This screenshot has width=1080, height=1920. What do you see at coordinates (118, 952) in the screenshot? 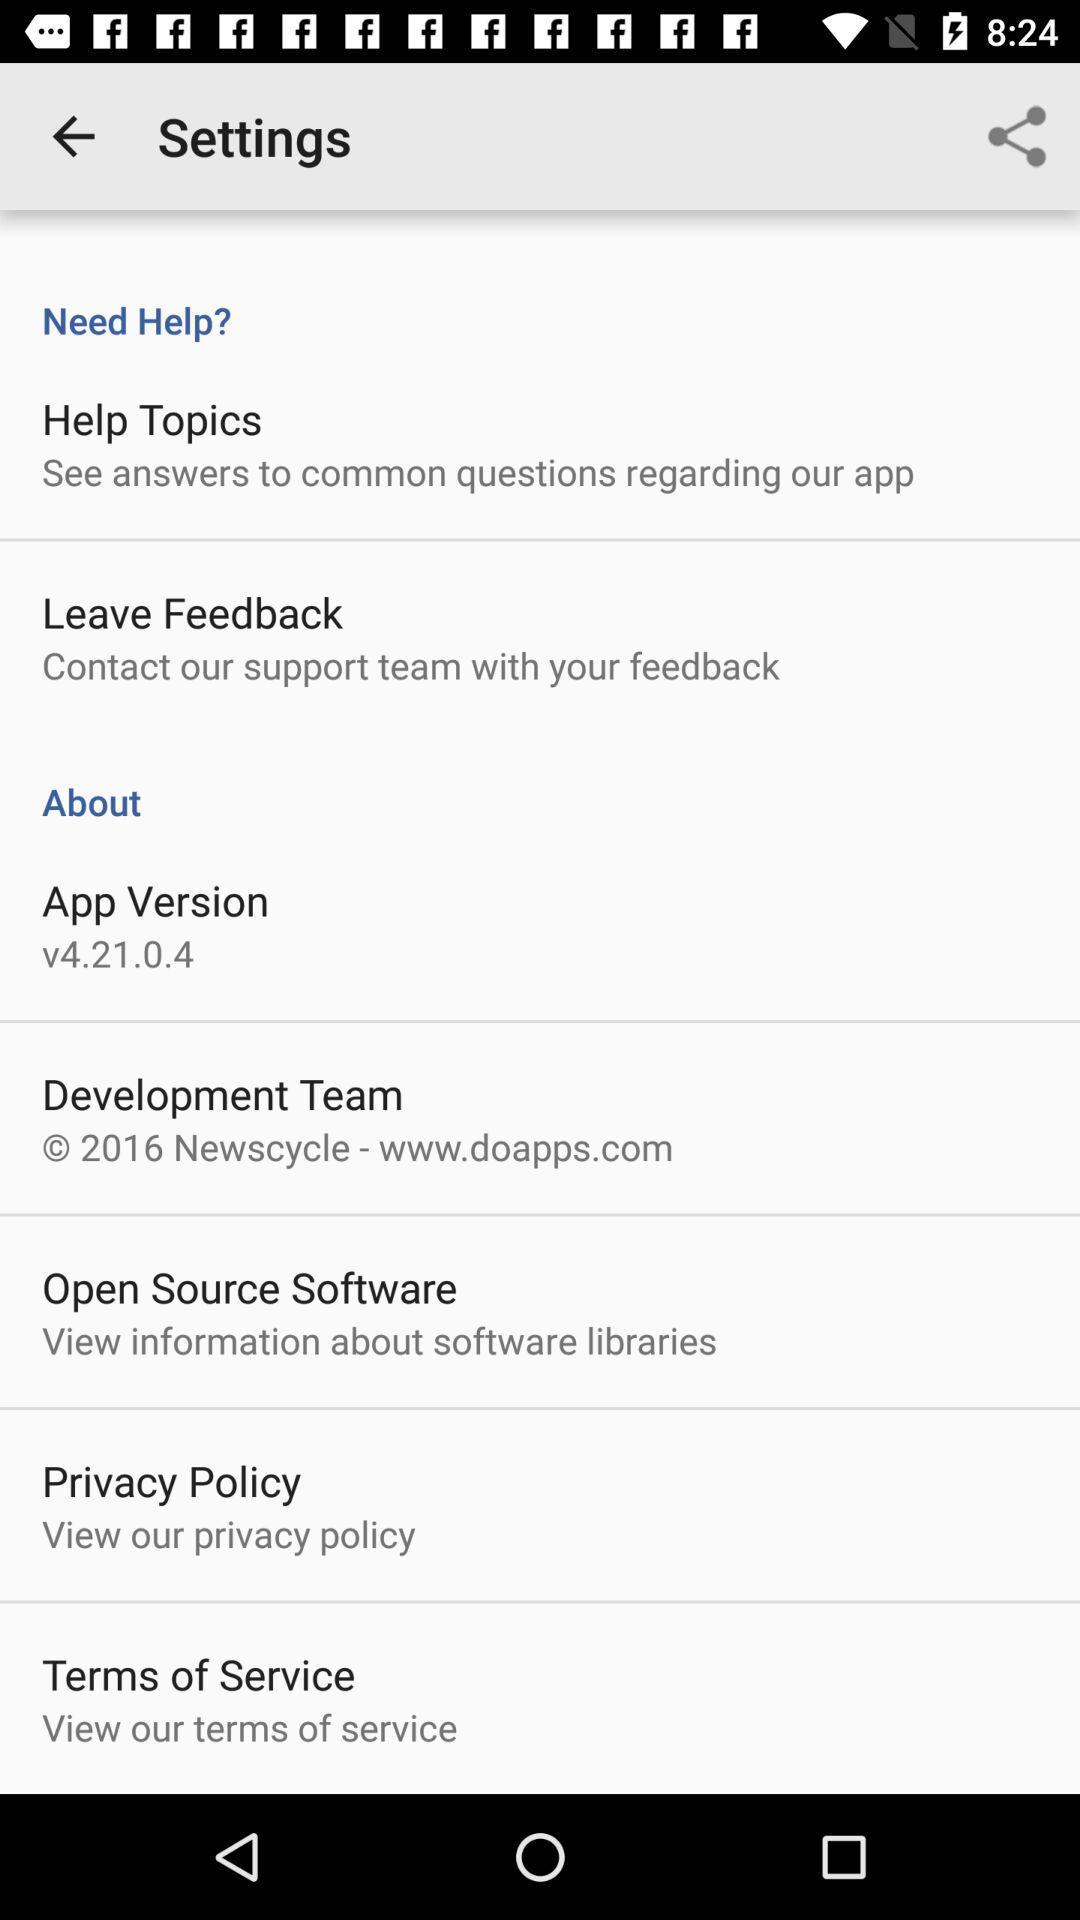
I see `the icon above development team item` at bounding box center [118, 952].